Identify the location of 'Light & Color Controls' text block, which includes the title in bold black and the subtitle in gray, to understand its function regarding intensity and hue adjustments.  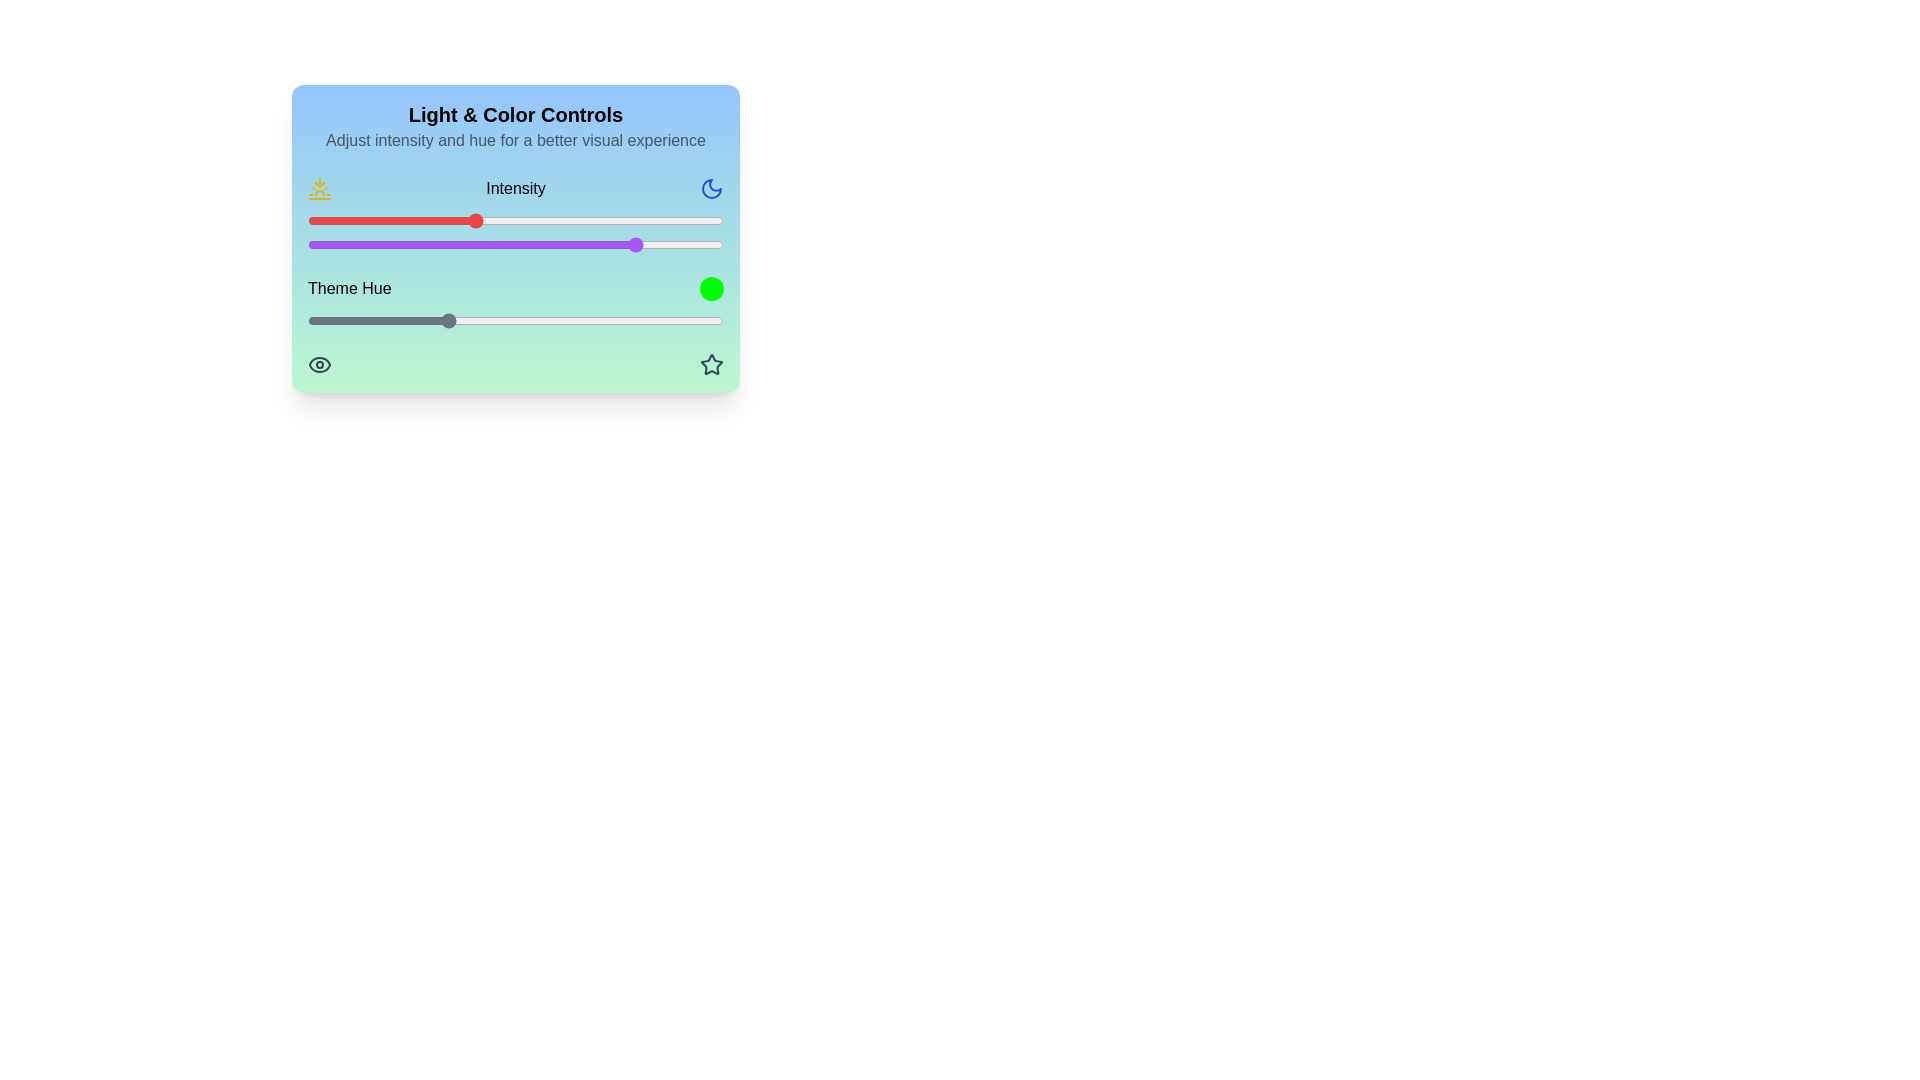
(515, 127).